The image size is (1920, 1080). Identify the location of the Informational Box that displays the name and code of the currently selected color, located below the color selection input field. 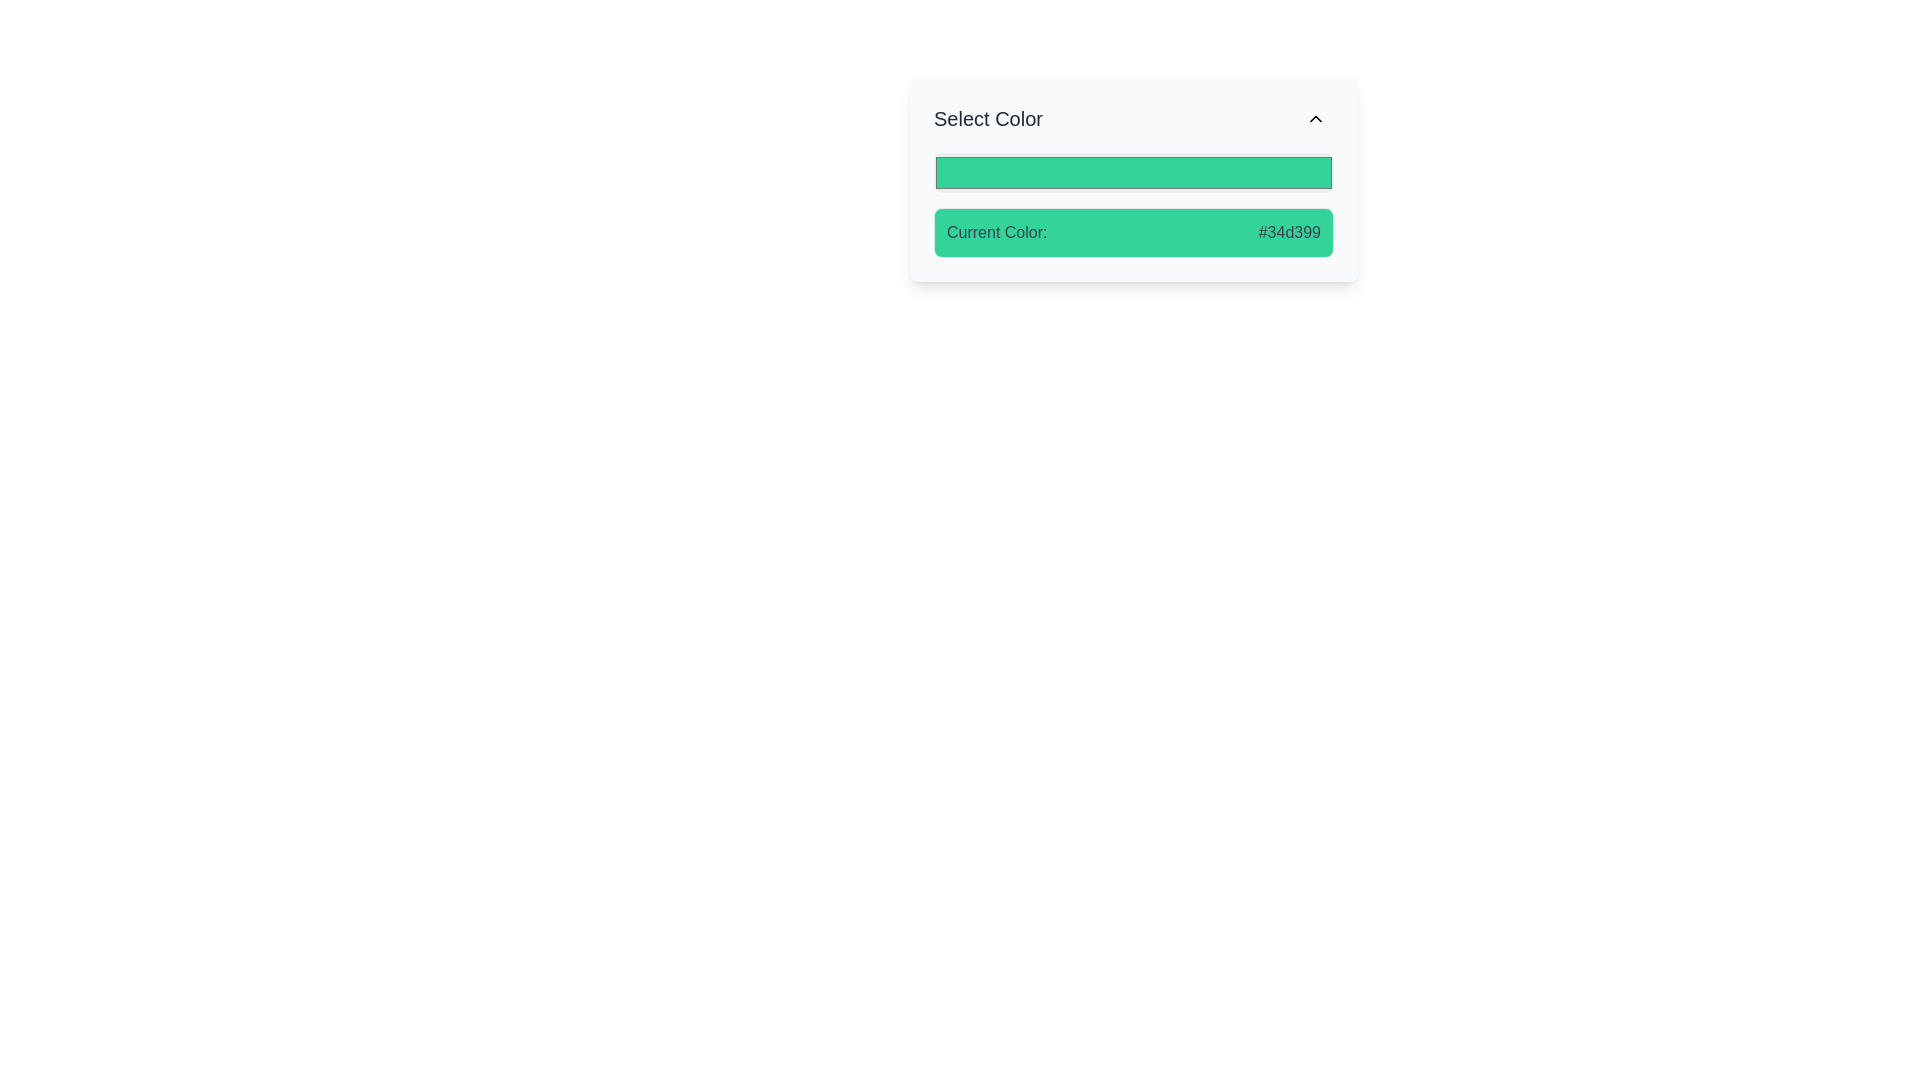
(1133, 205).